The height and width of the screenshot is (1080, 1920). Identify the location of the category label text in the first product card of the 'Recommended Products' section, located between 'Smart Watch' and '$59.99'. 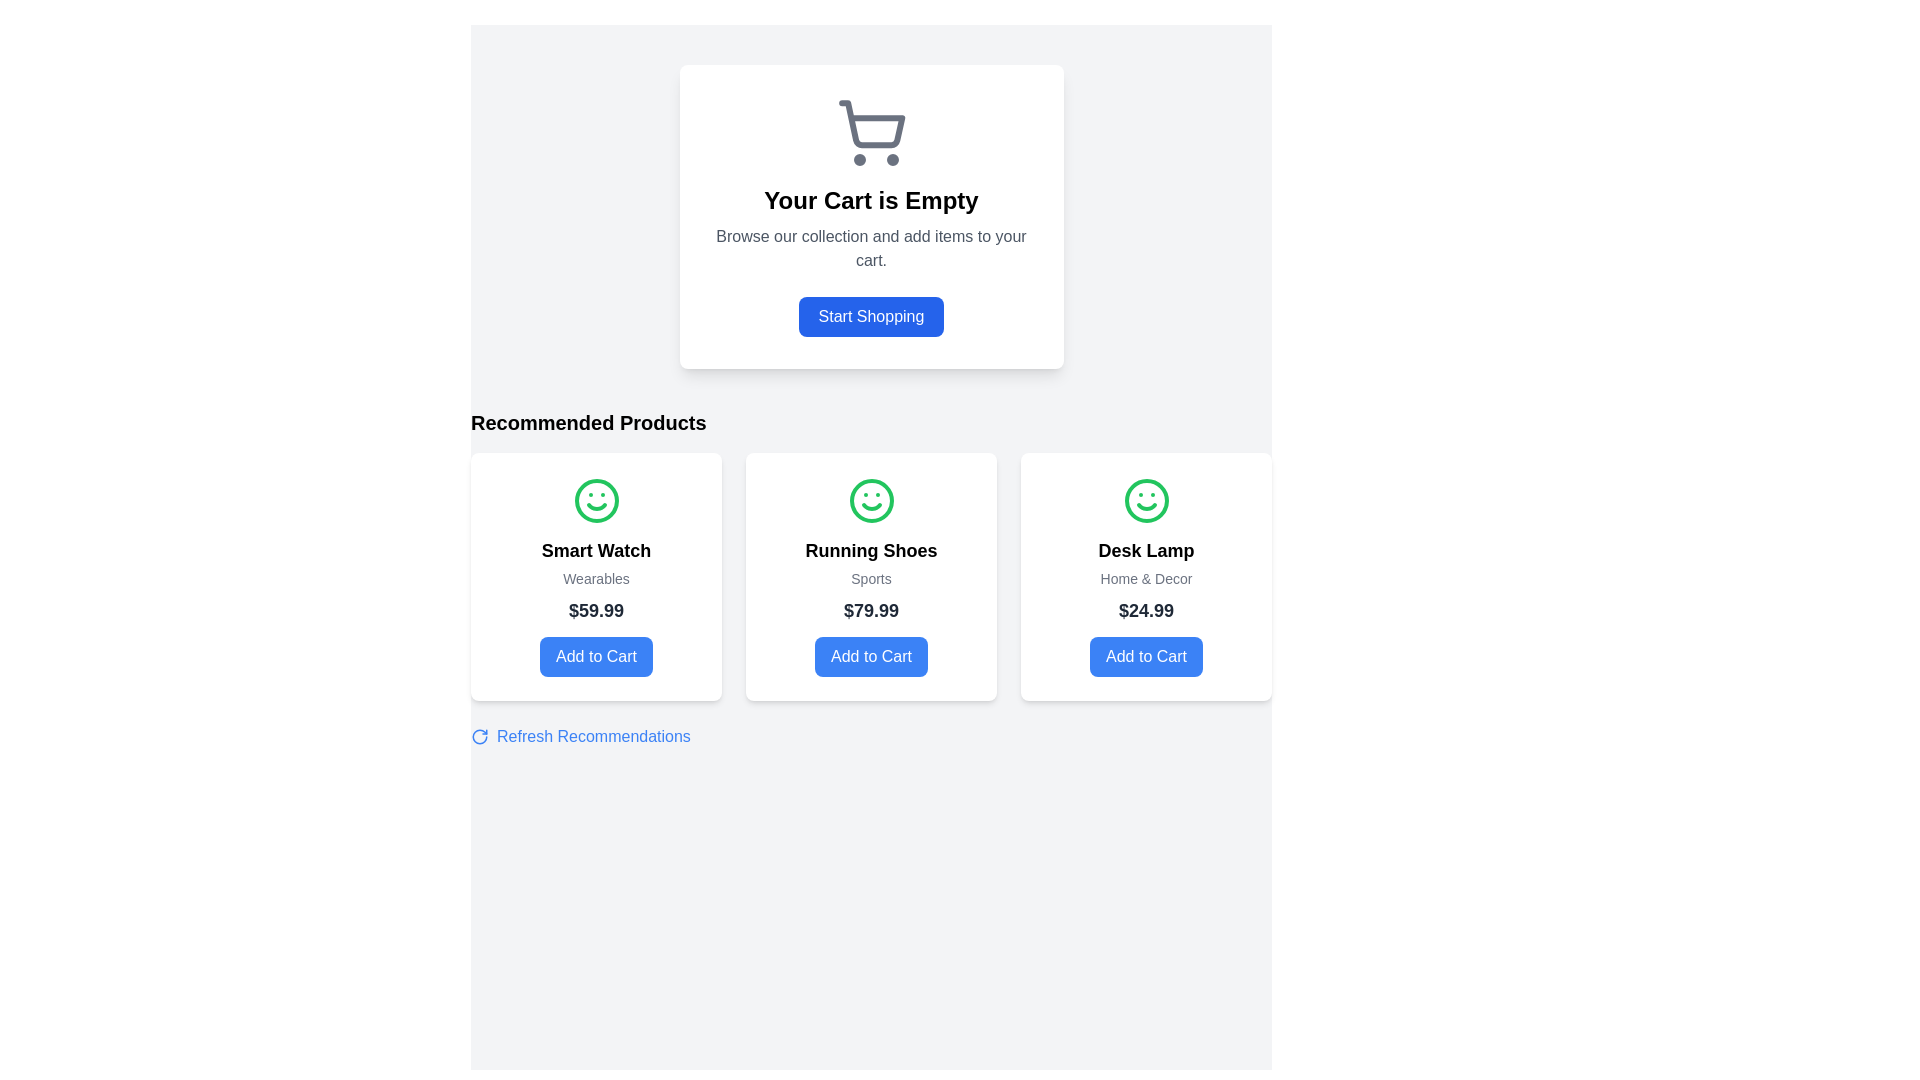
(595, 578).